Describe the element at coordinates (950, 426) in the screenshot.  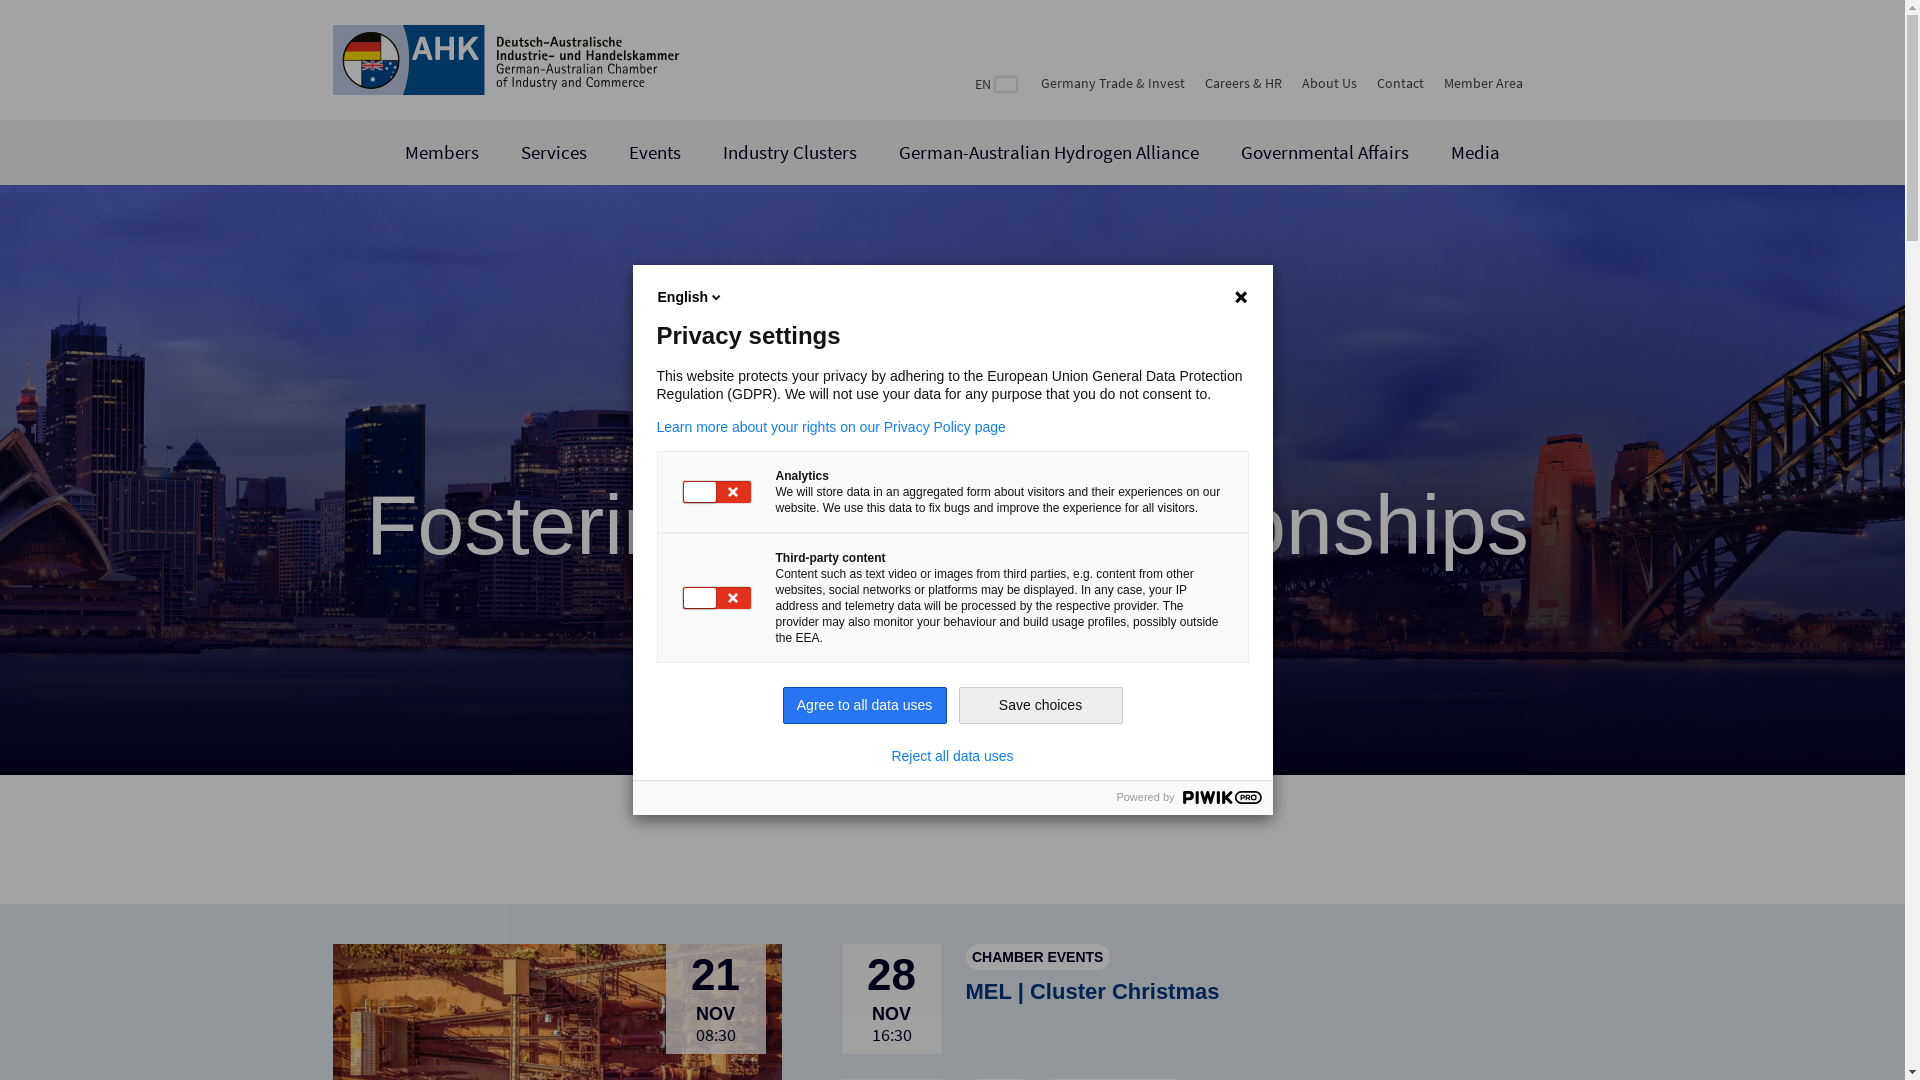
I see `'Learn more about your rights on our Privacy Policy page'` at that location.